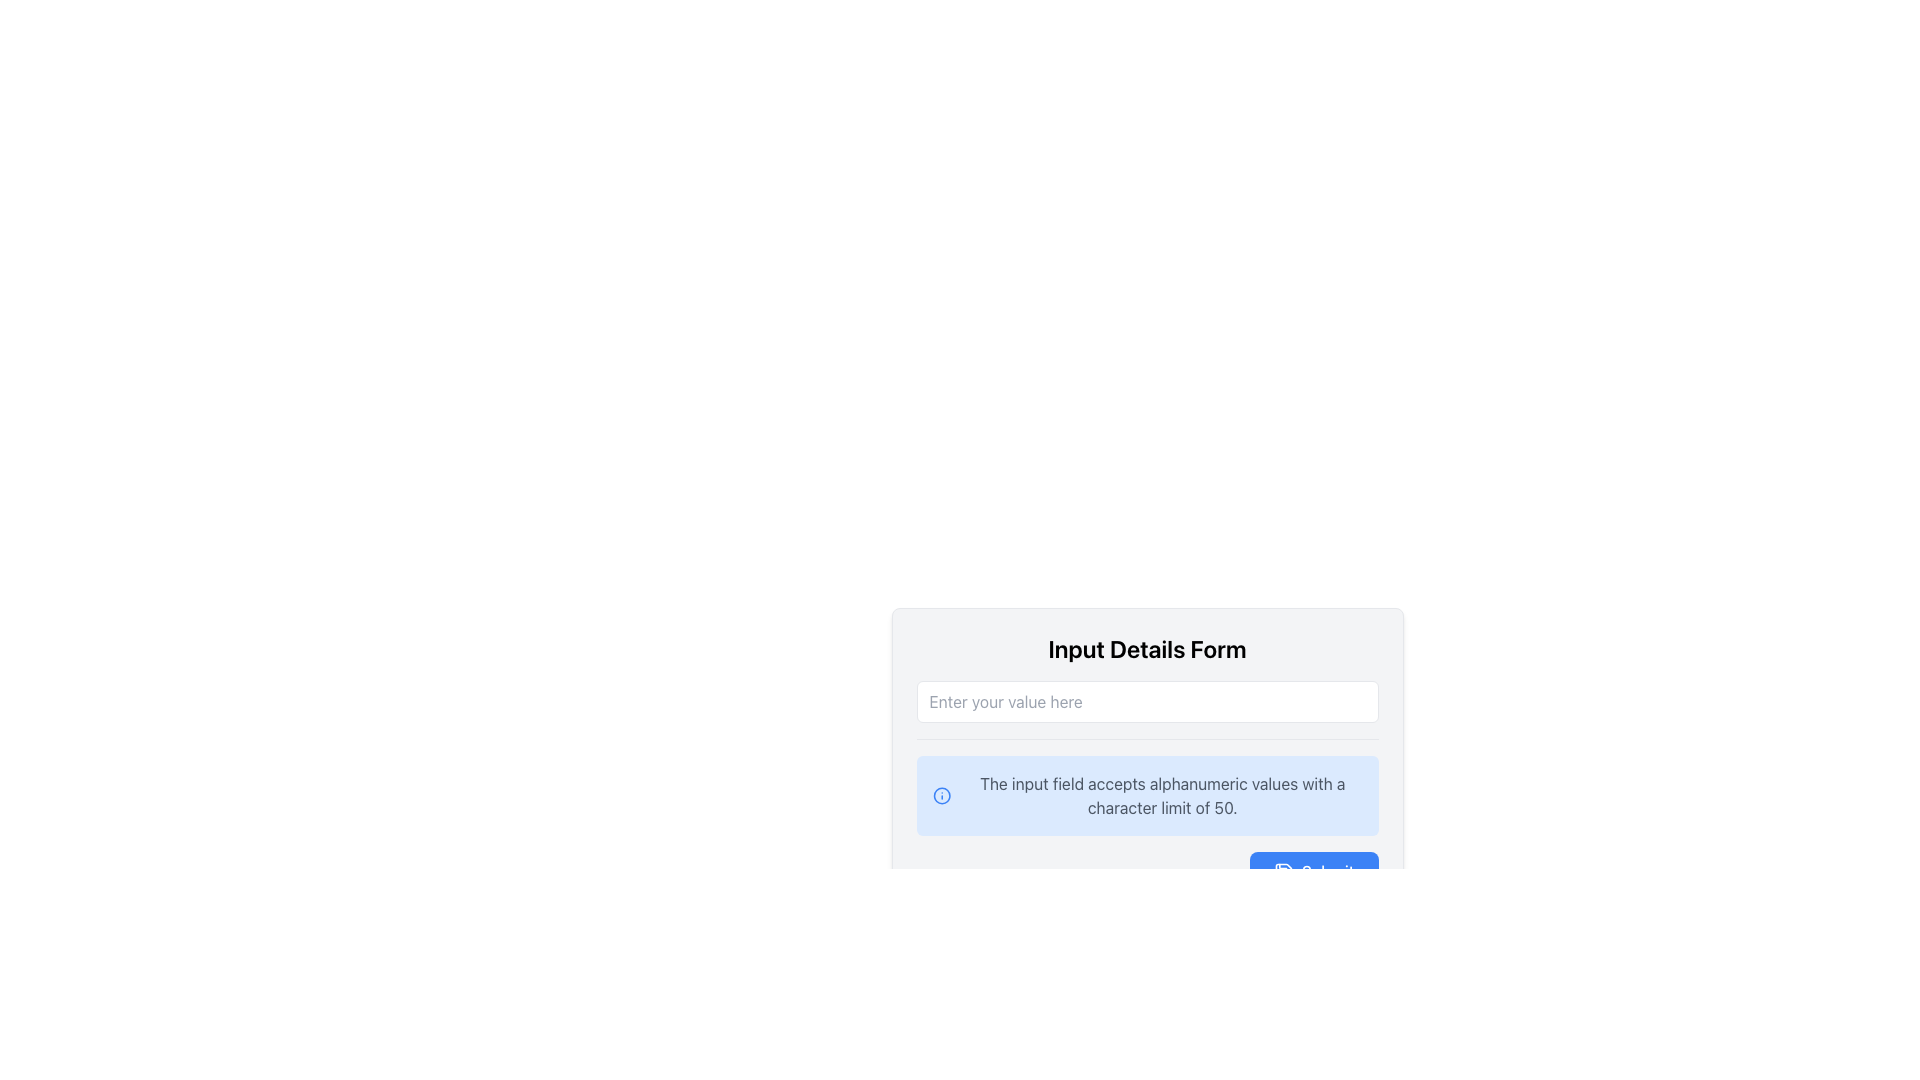  What do you see at coordinates (940, 794) in the screenshot?
I see `the blue circular icon located on the left side of the grey box that contains the input field characteristics text` at bounding box center [940, 794].